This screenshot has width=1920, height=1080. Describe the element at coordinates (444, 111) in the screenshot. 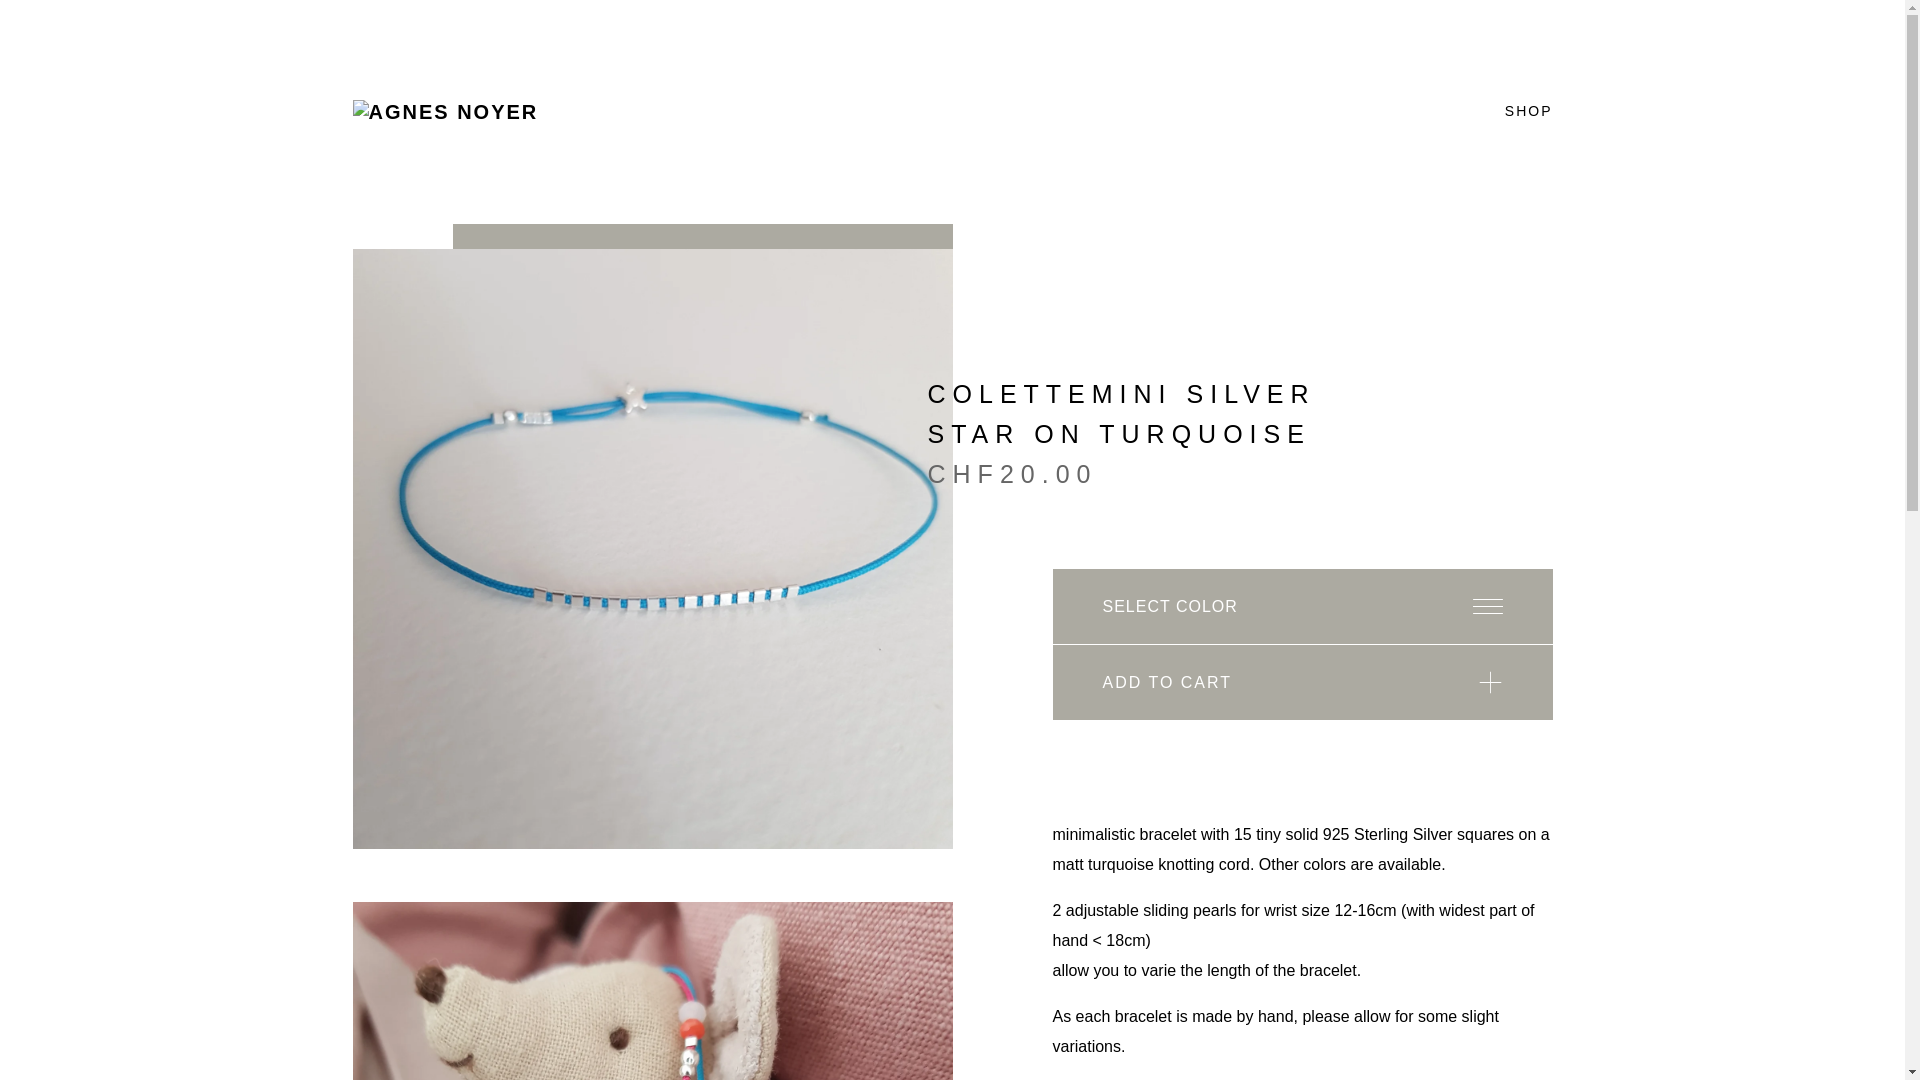

I see `'agnes noyer'` at that location.